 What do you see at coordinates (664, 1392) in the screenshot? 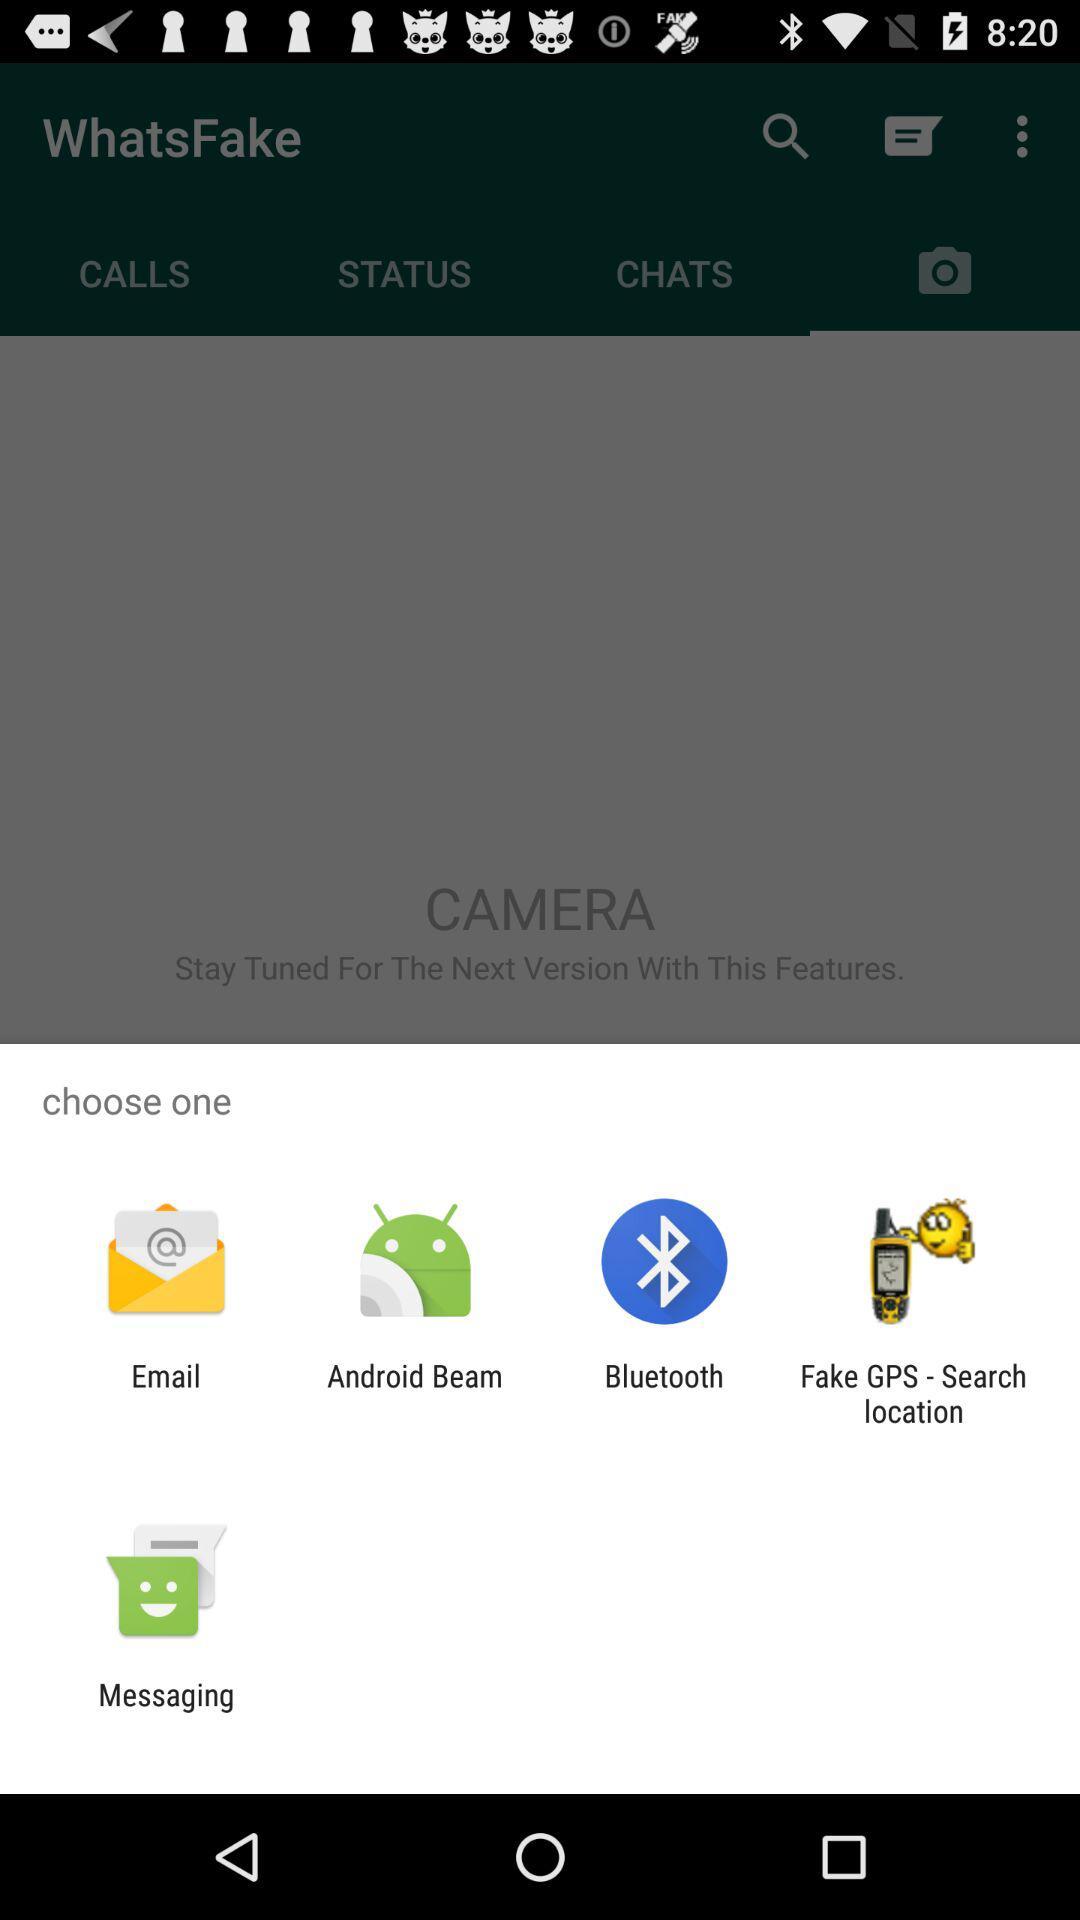
I see `the bluetooth item` at bounding box center [664, 1392].